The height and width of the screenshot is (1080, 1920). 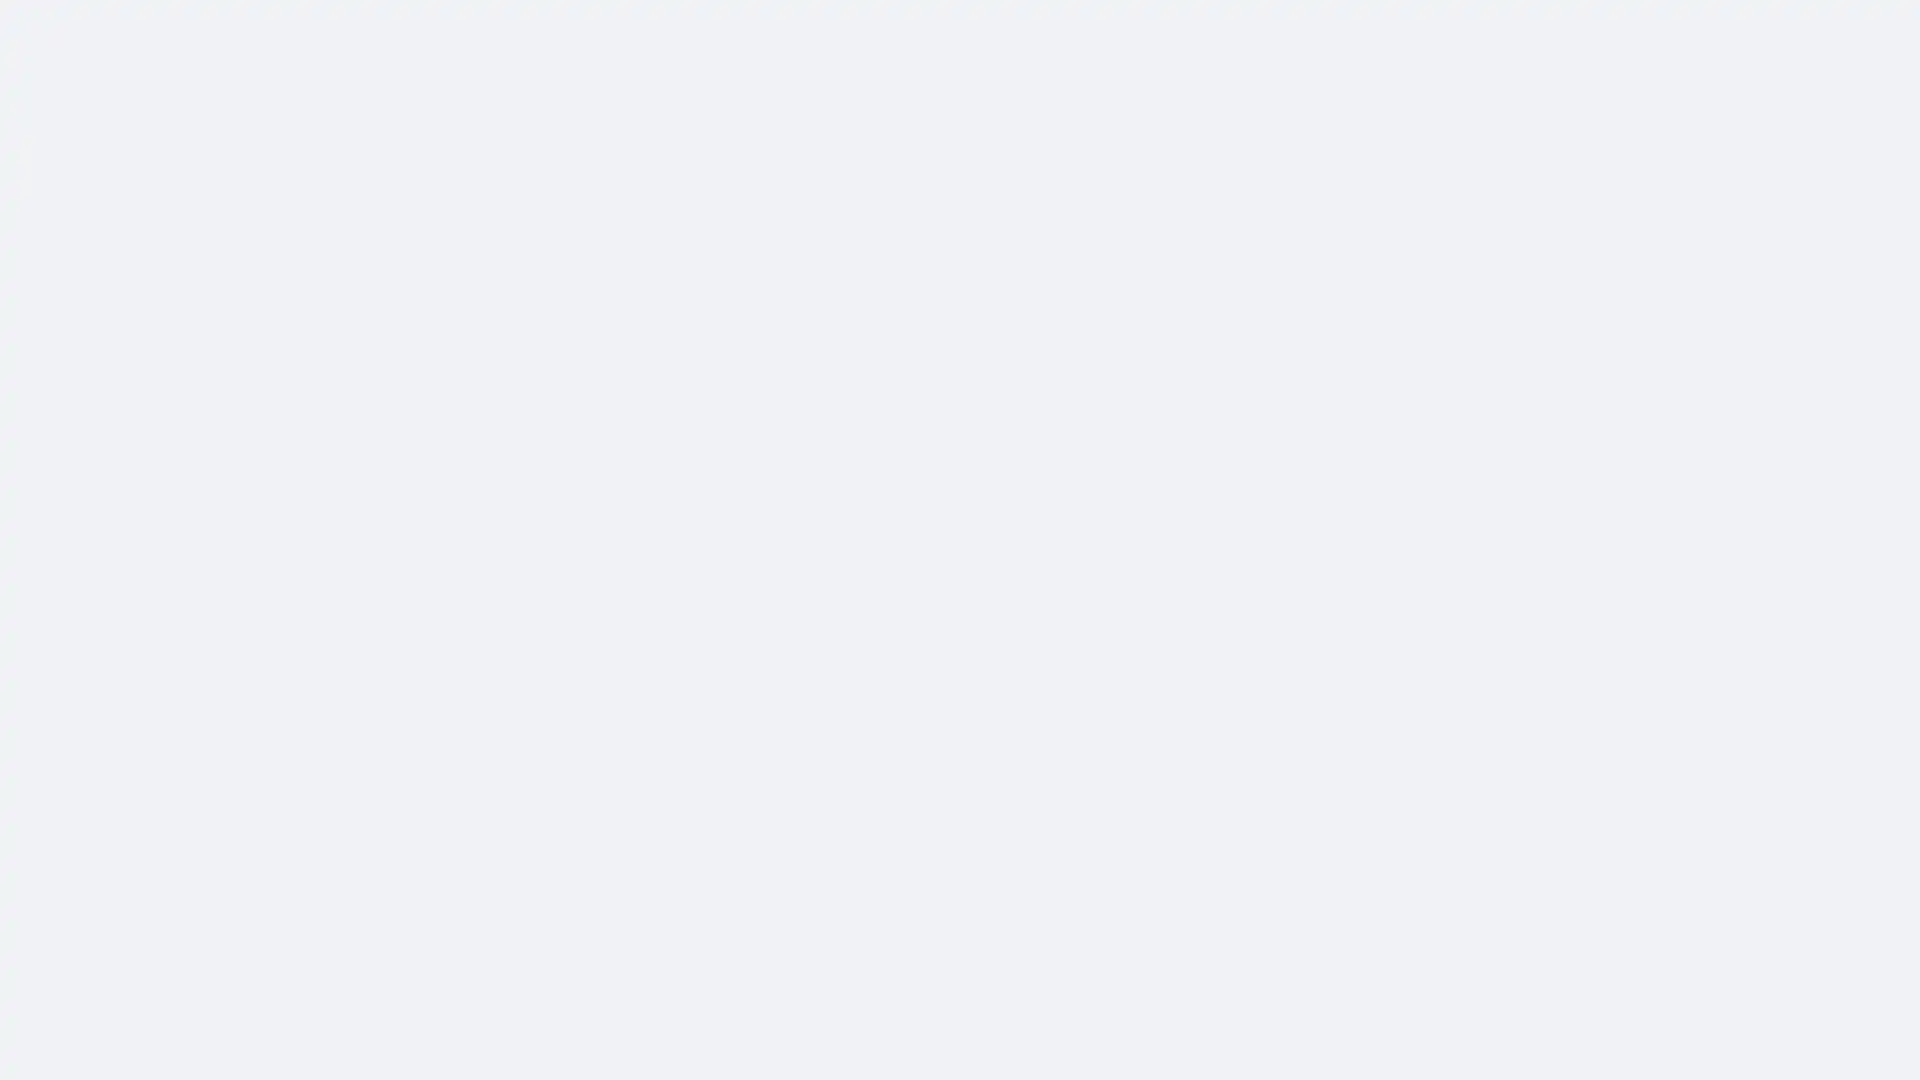 What do you see at coordinates (990, 523) in the screenshot?
I see `Like` at bounding box center [990, 523].